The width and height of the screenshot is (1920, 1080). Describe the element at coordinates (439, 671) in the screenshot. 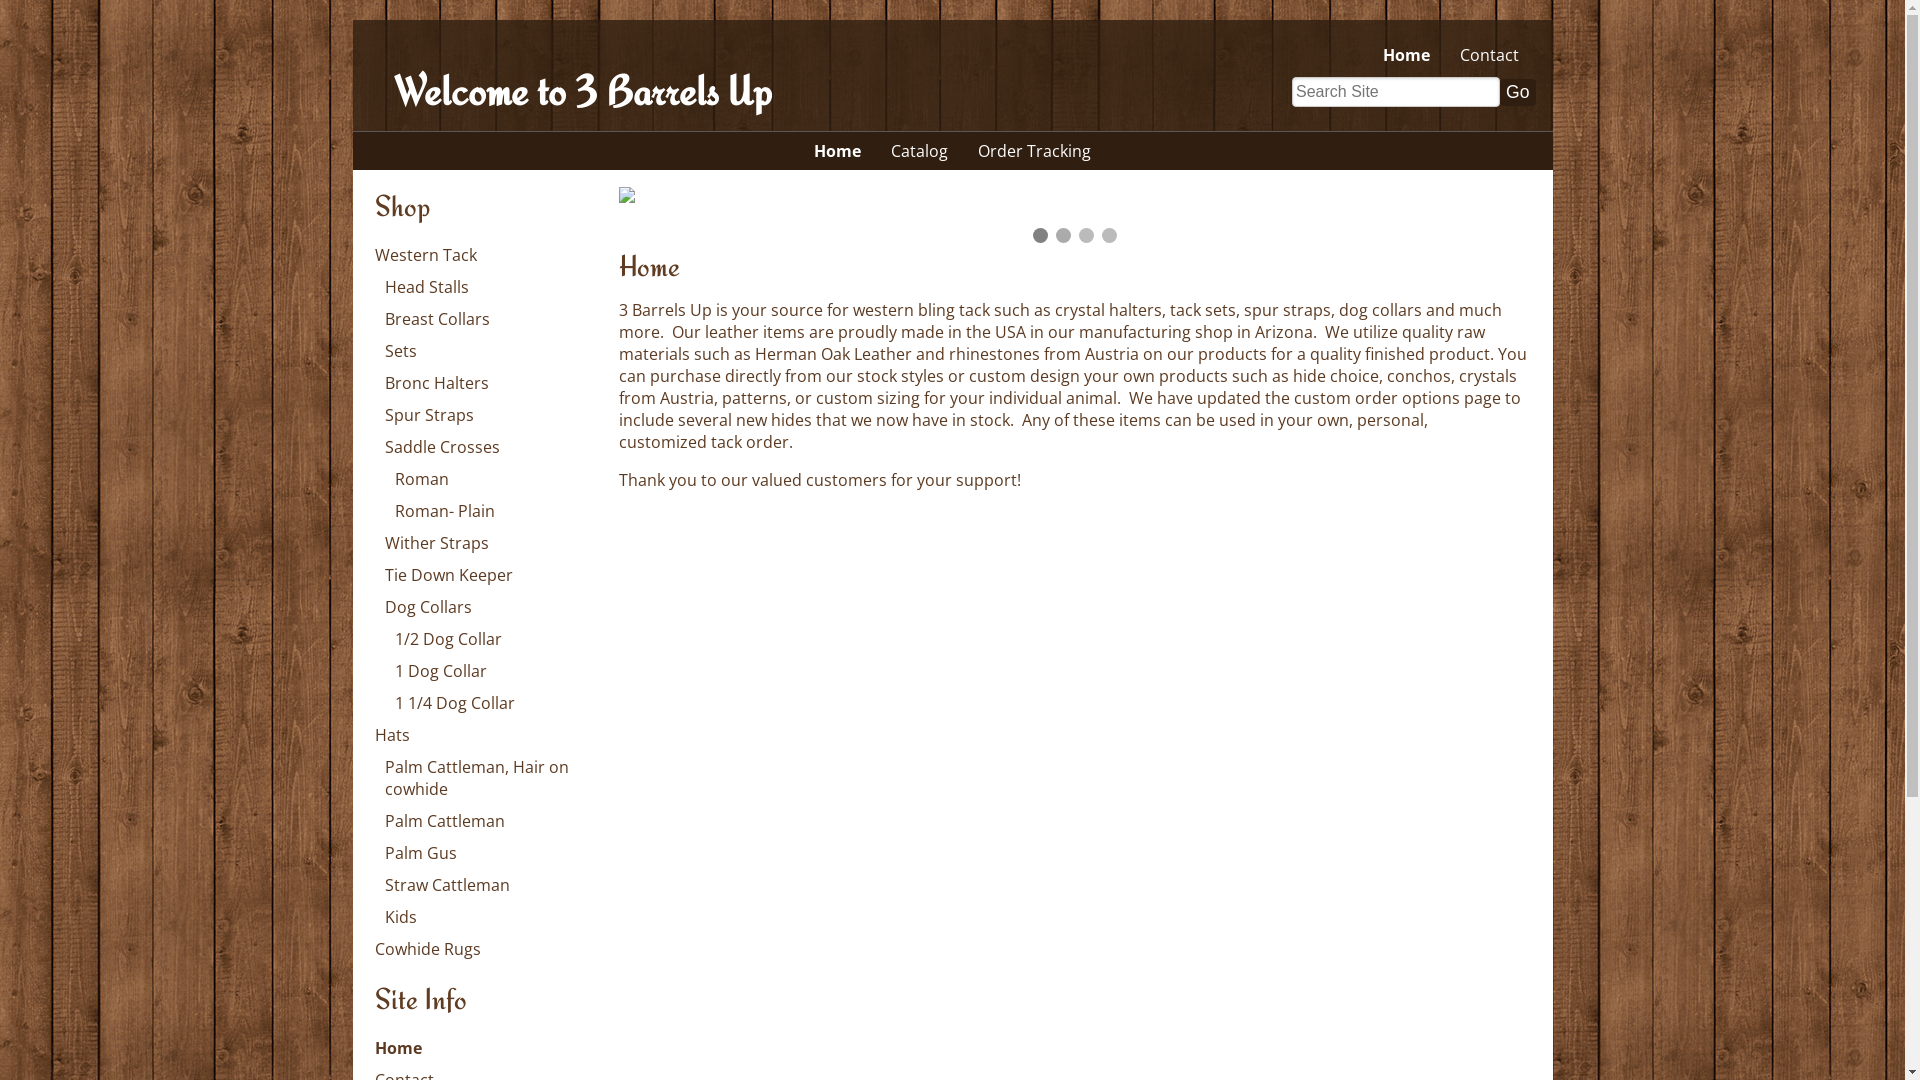

I see `'1 Dog Collar'` at that location.